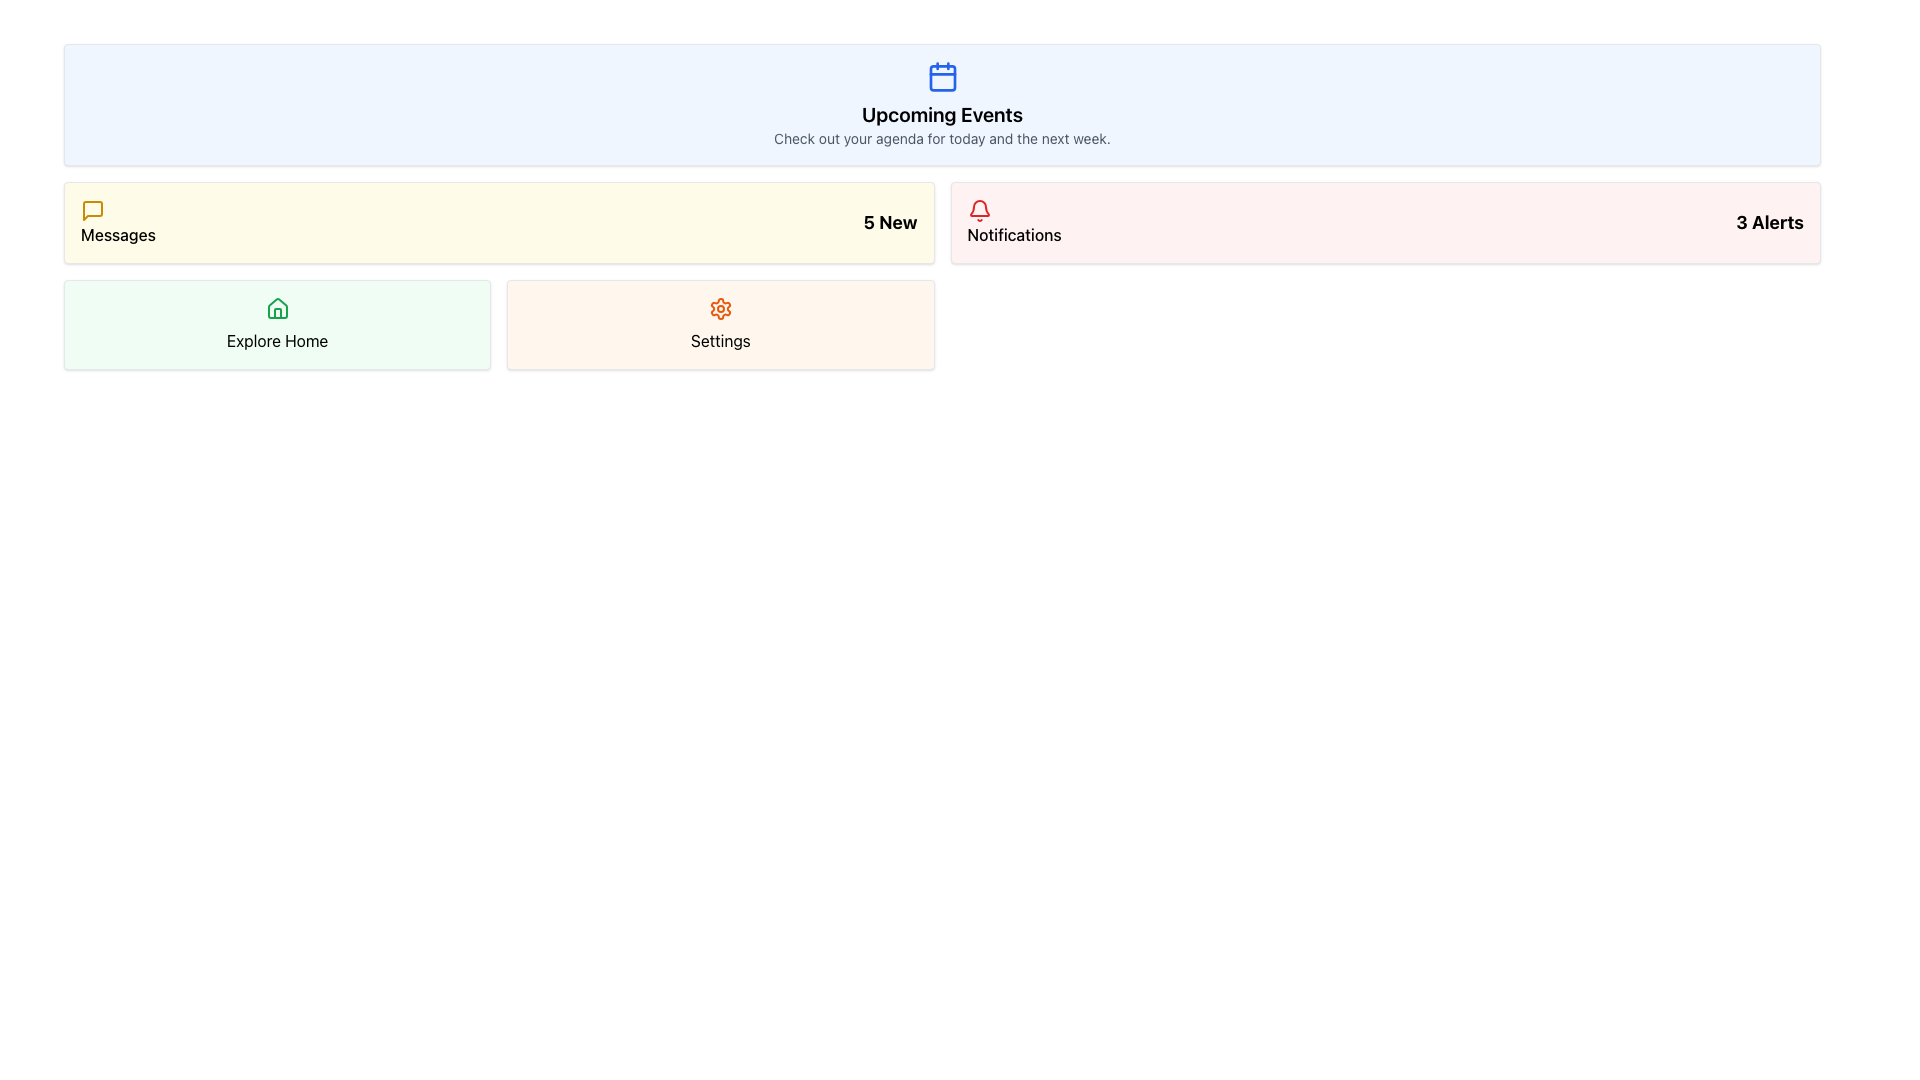 The width and height of the screenshot is (1920, 1080). I want to click on the house-shaped icon within the 'Explore Home' button for better recognition of its purpose, so click(276, 313).